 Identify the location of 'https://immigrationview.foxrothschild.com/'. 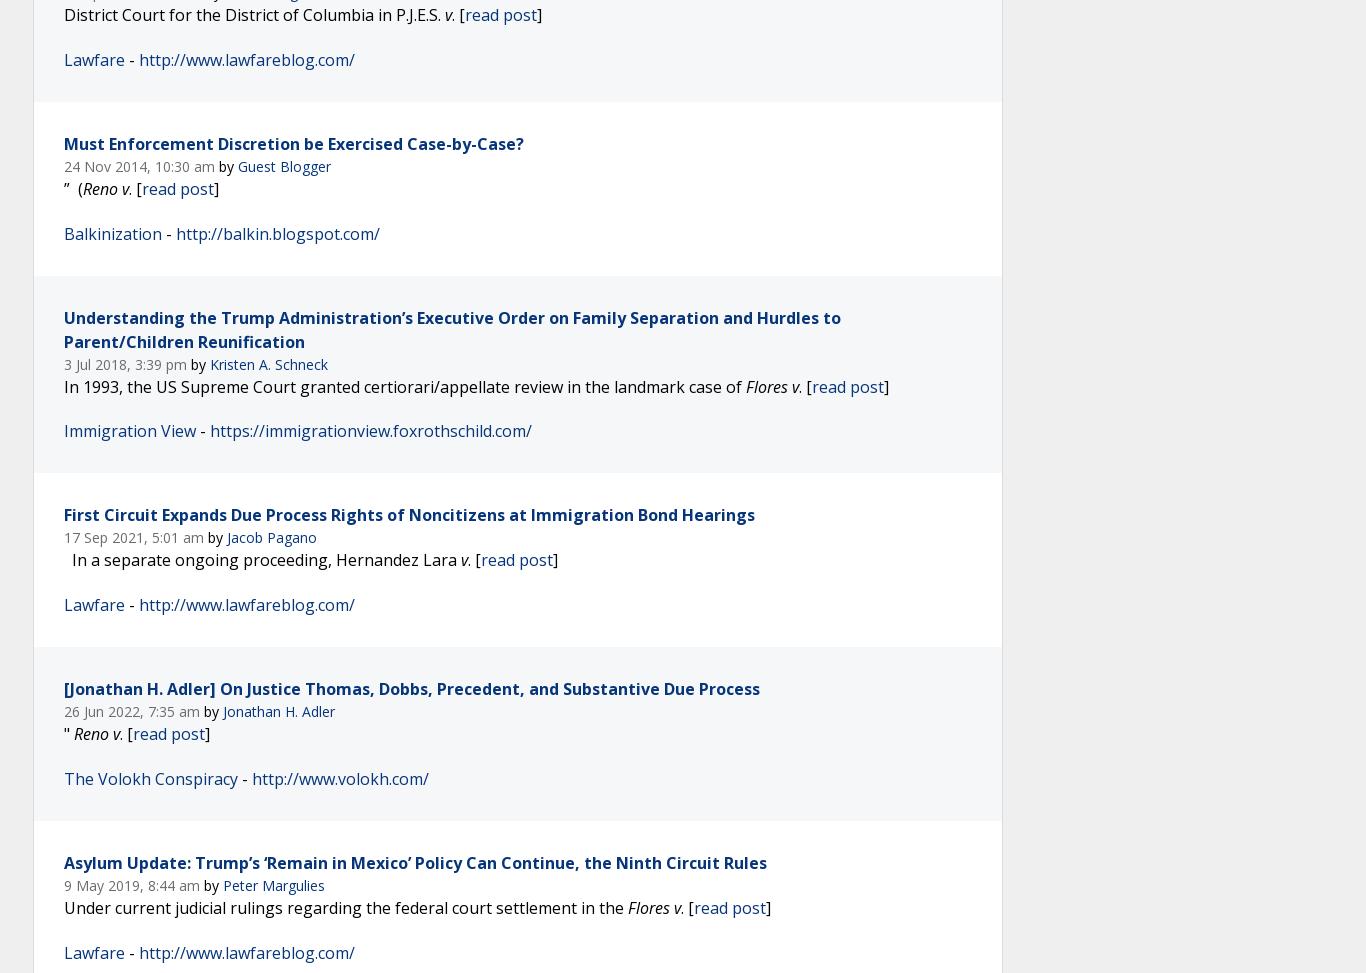
(370, 431).